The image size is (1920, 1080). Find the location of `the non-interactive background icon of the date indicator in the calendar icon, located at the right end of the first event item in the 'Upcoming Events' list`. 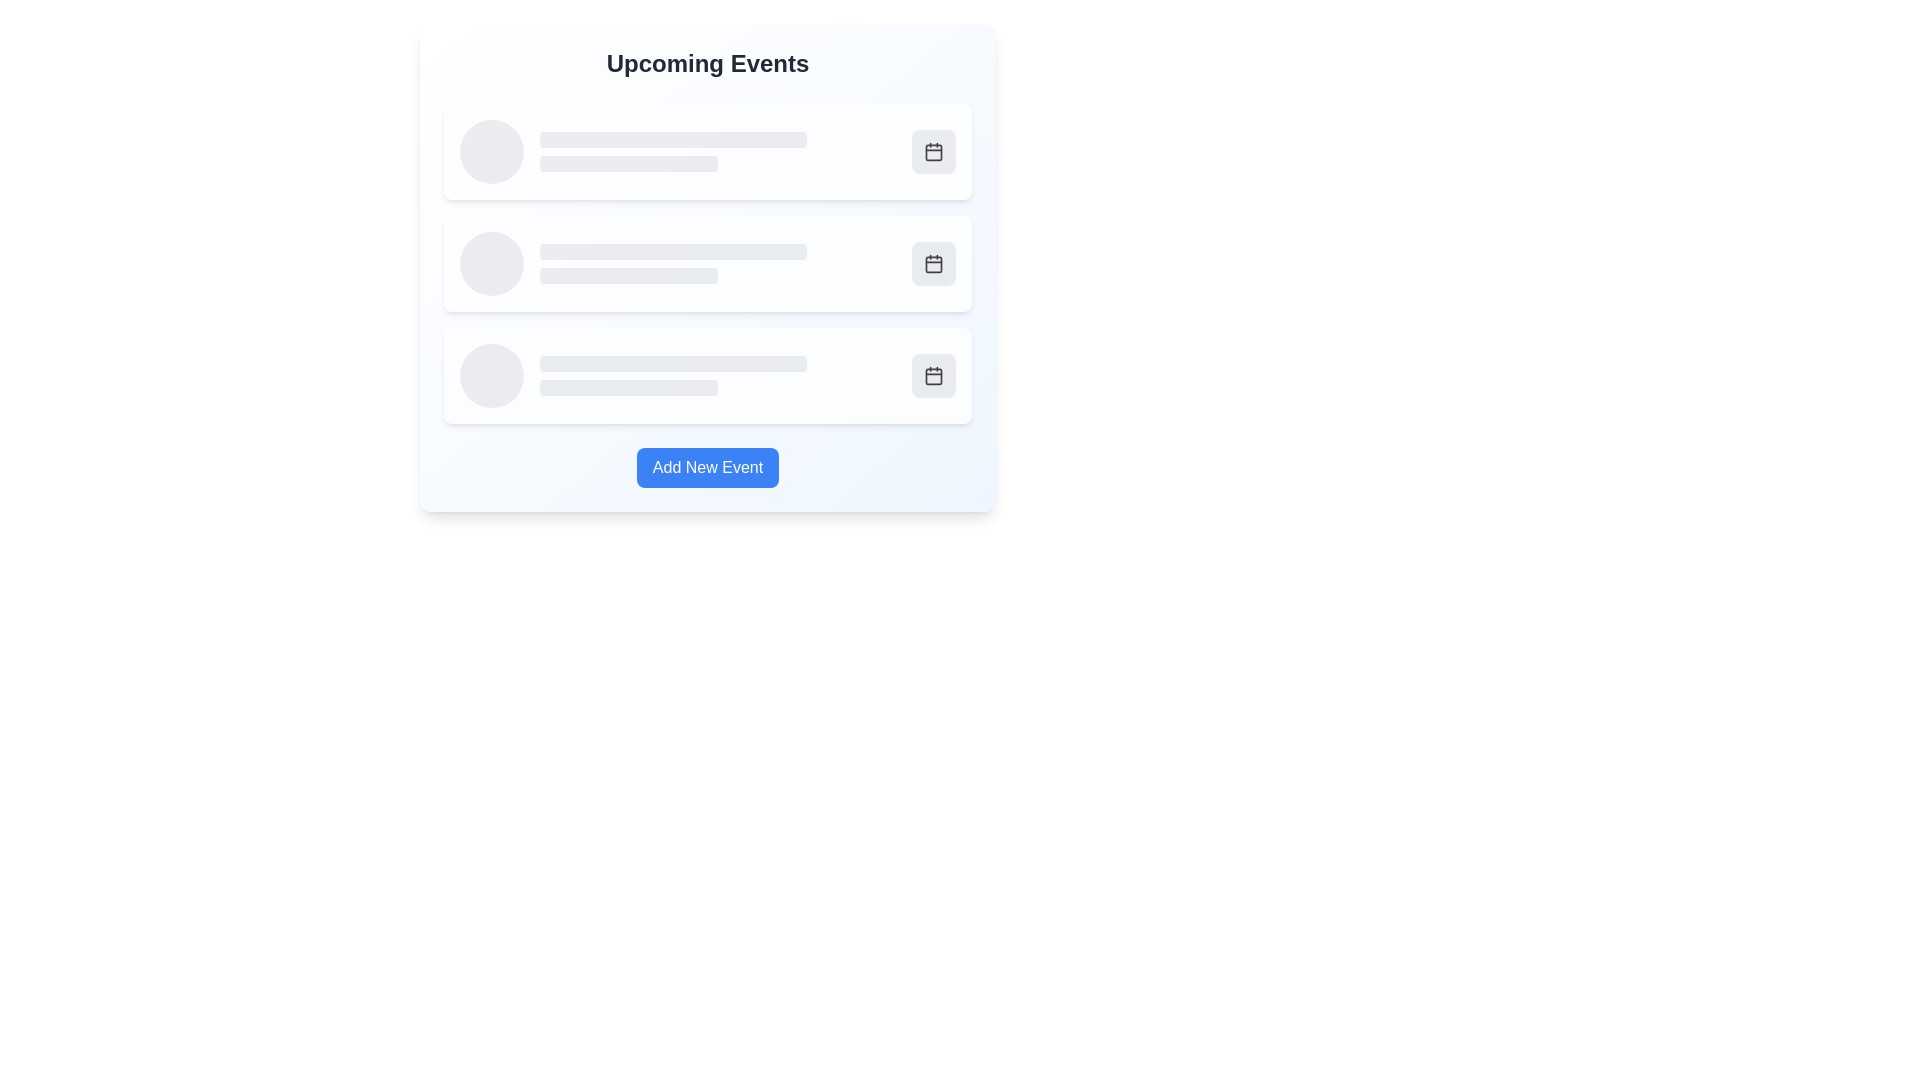

the non-interactive background icon of the date indicator in the calendar icon, located at the right end of the first event item in the 'Upcoming Events' list is located at coordinates (933, 150).